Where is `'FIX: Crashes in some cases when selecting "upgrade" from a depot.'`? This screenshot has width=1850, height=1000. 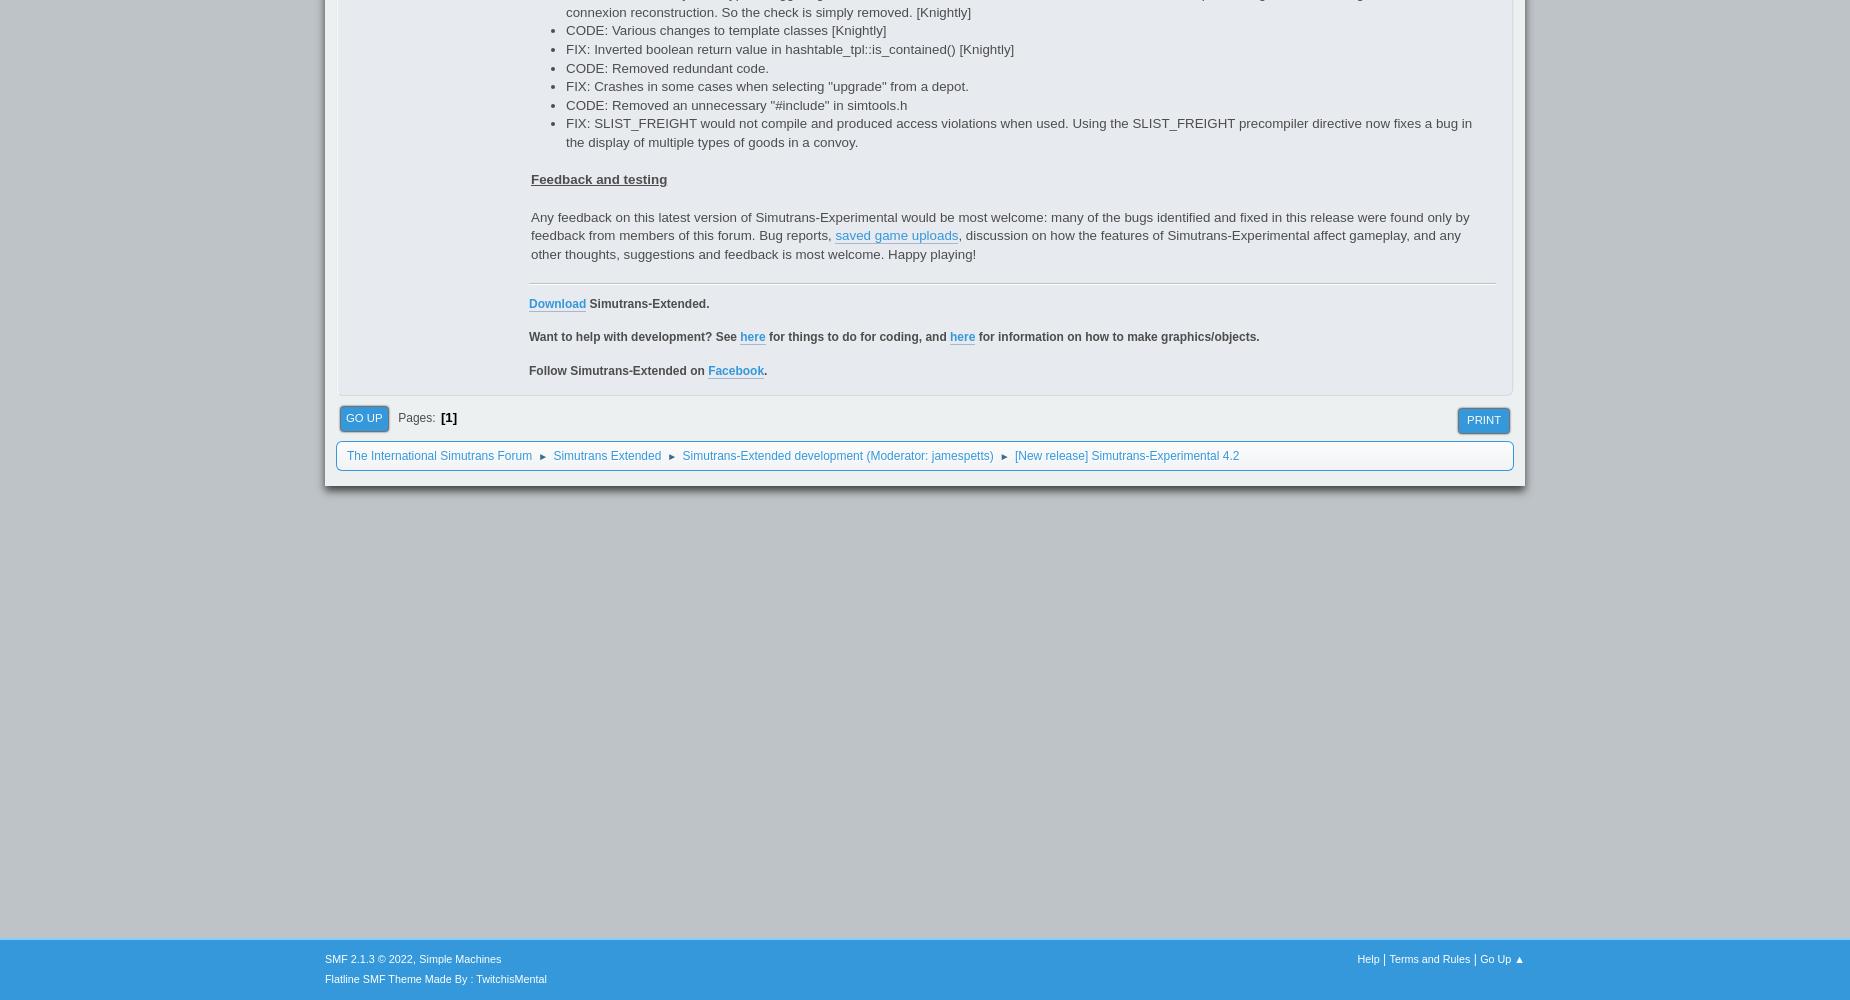 'FIX: Crashes in some cases when selecting "upgrade" from a depot.' is located at coordinates (767, 85).